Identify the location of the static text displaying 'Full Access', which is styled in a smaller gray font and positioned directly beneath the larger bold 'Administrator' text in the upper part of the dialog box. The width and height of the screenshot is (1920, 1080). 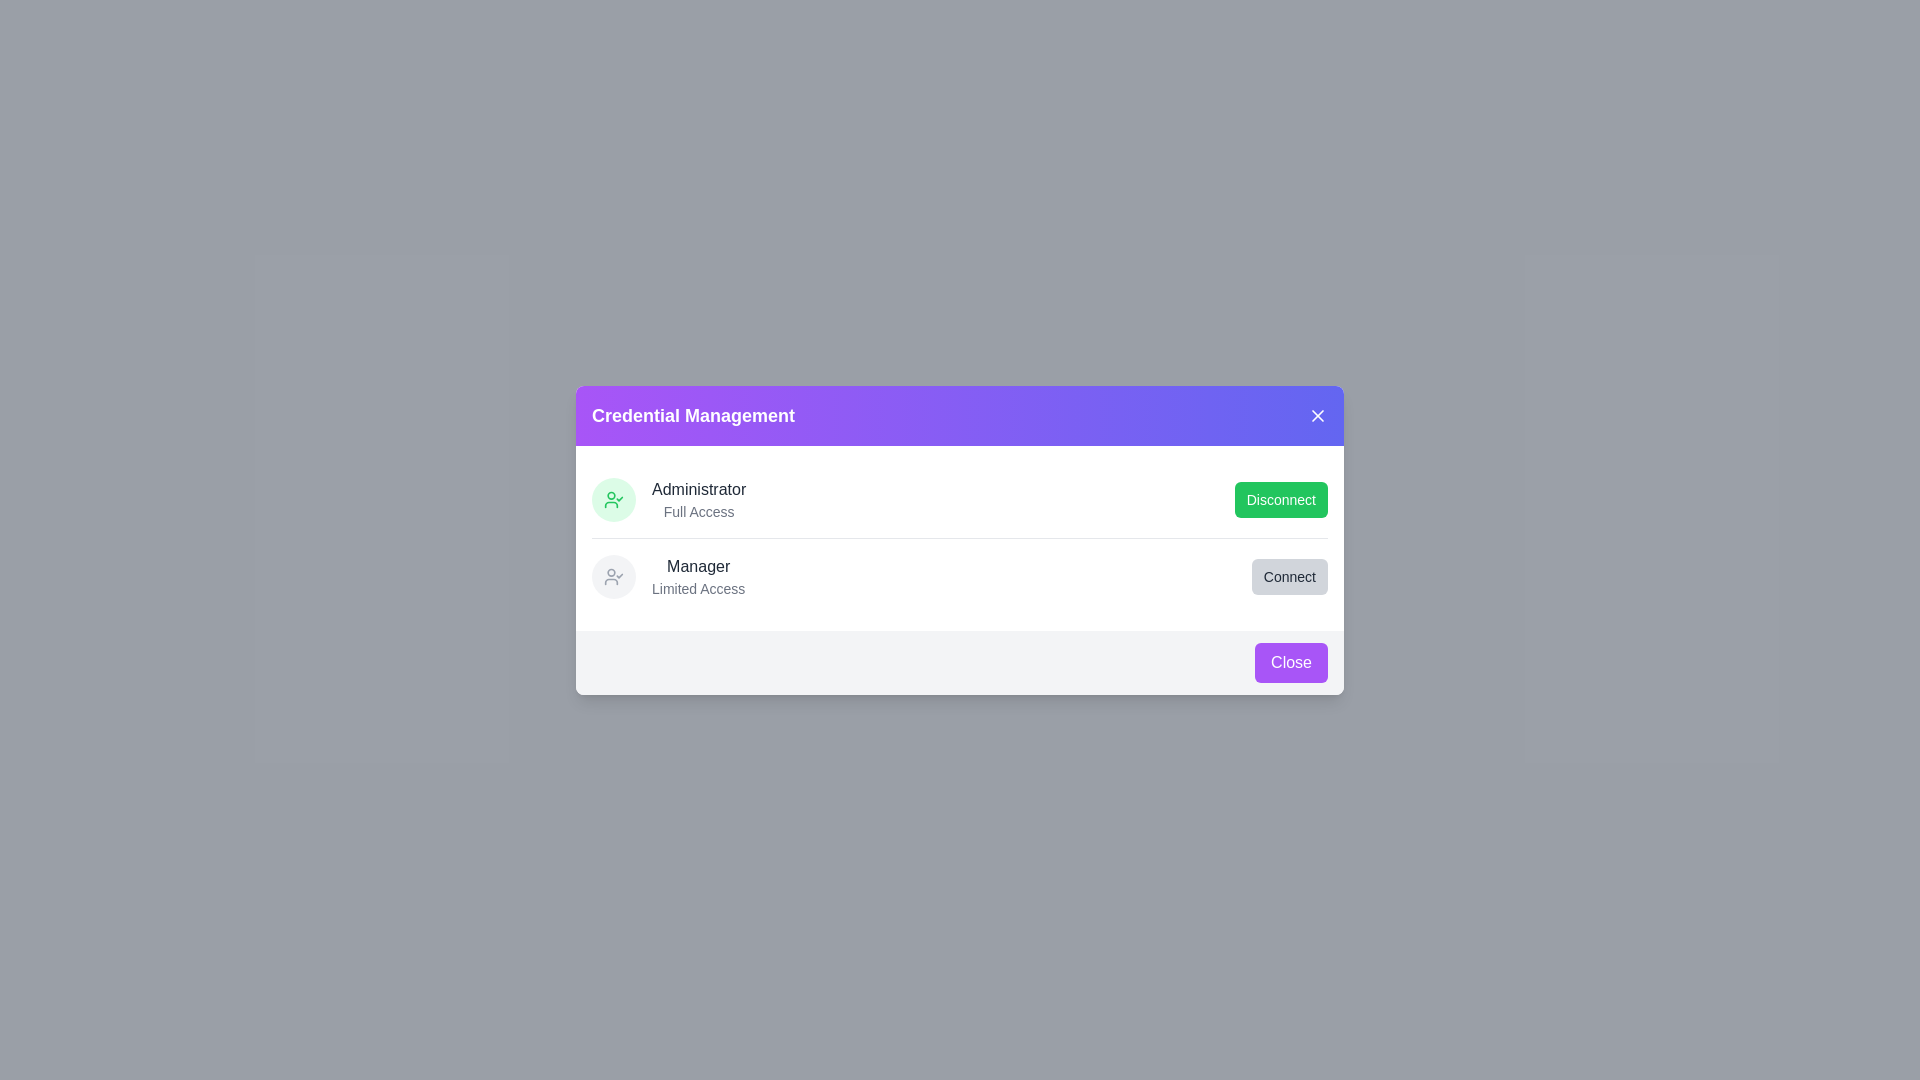
(699, 510).